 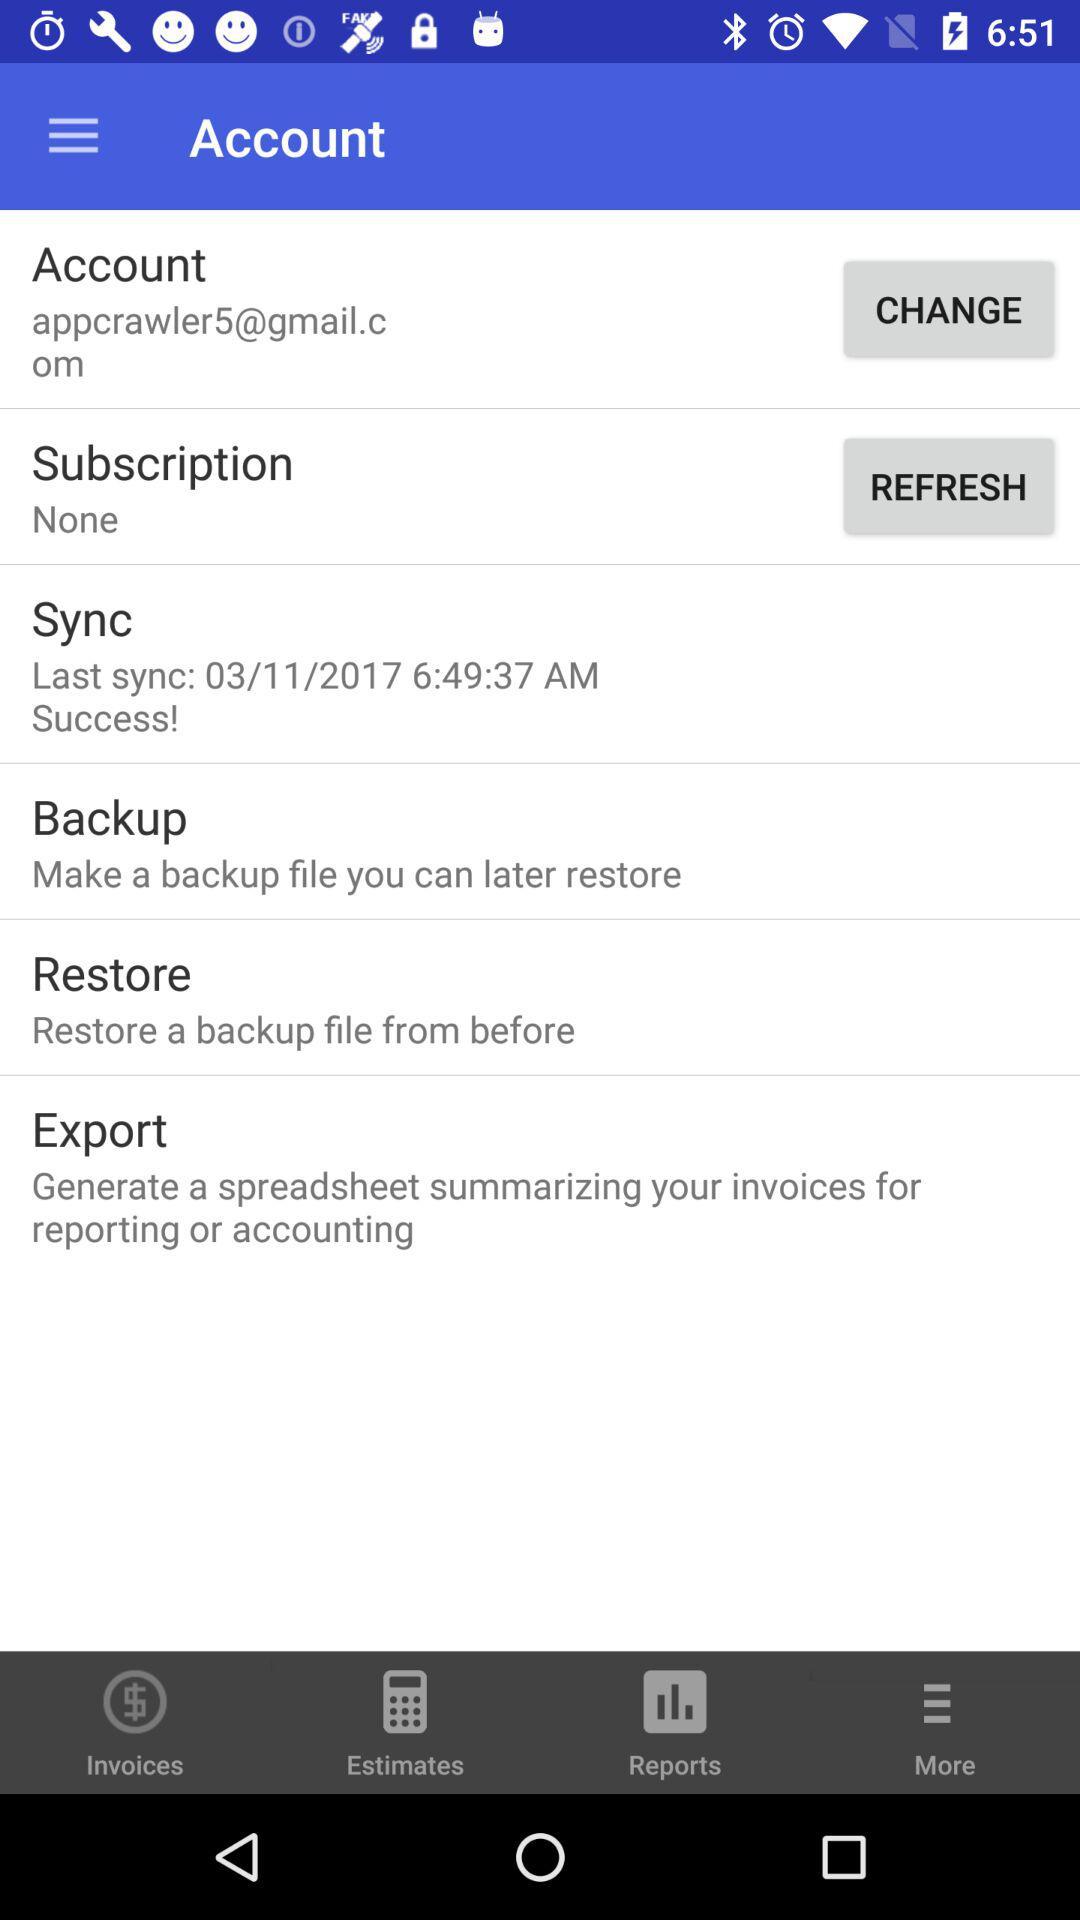 What do you see at coordinates (945, 1736) in the screenshot?
I see `more icon` at bounding box center [945, 1736].